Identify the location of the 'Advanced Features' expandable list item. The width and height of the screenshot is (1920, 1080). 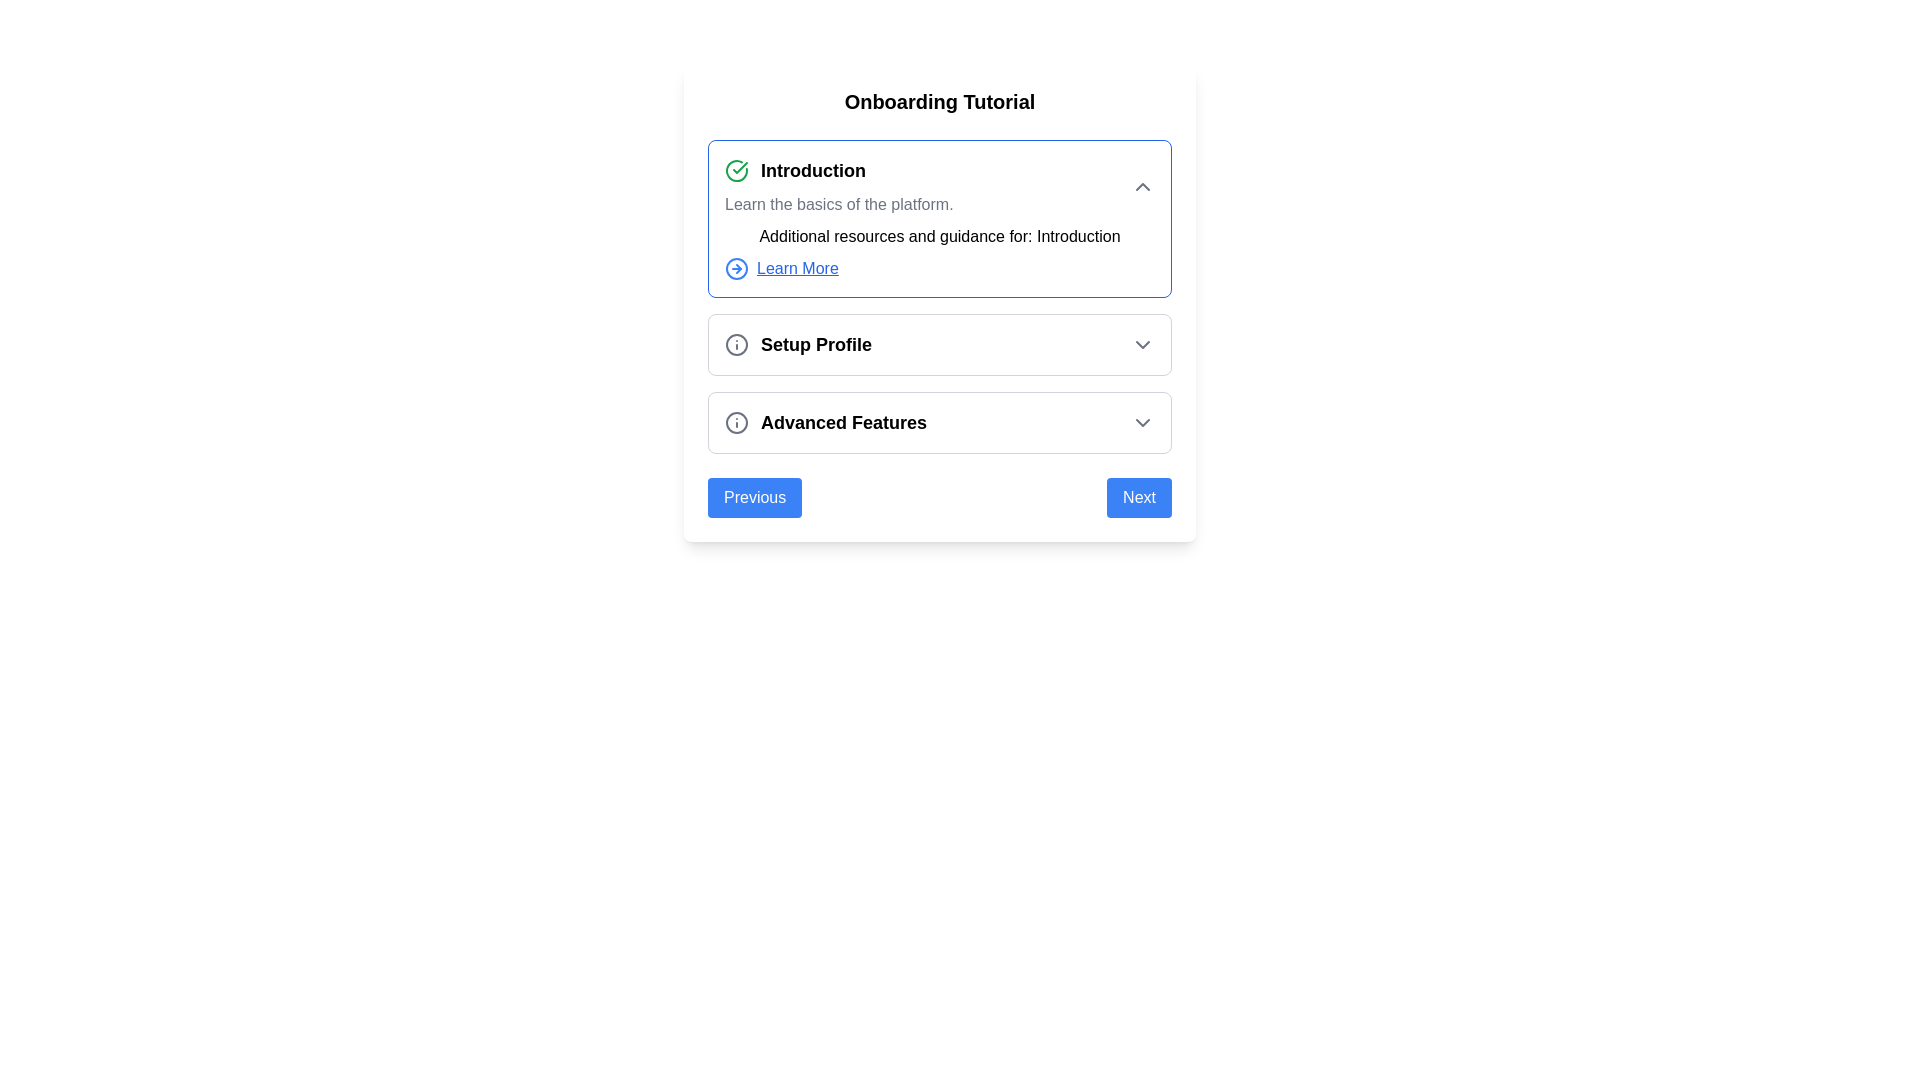
(939, 422).